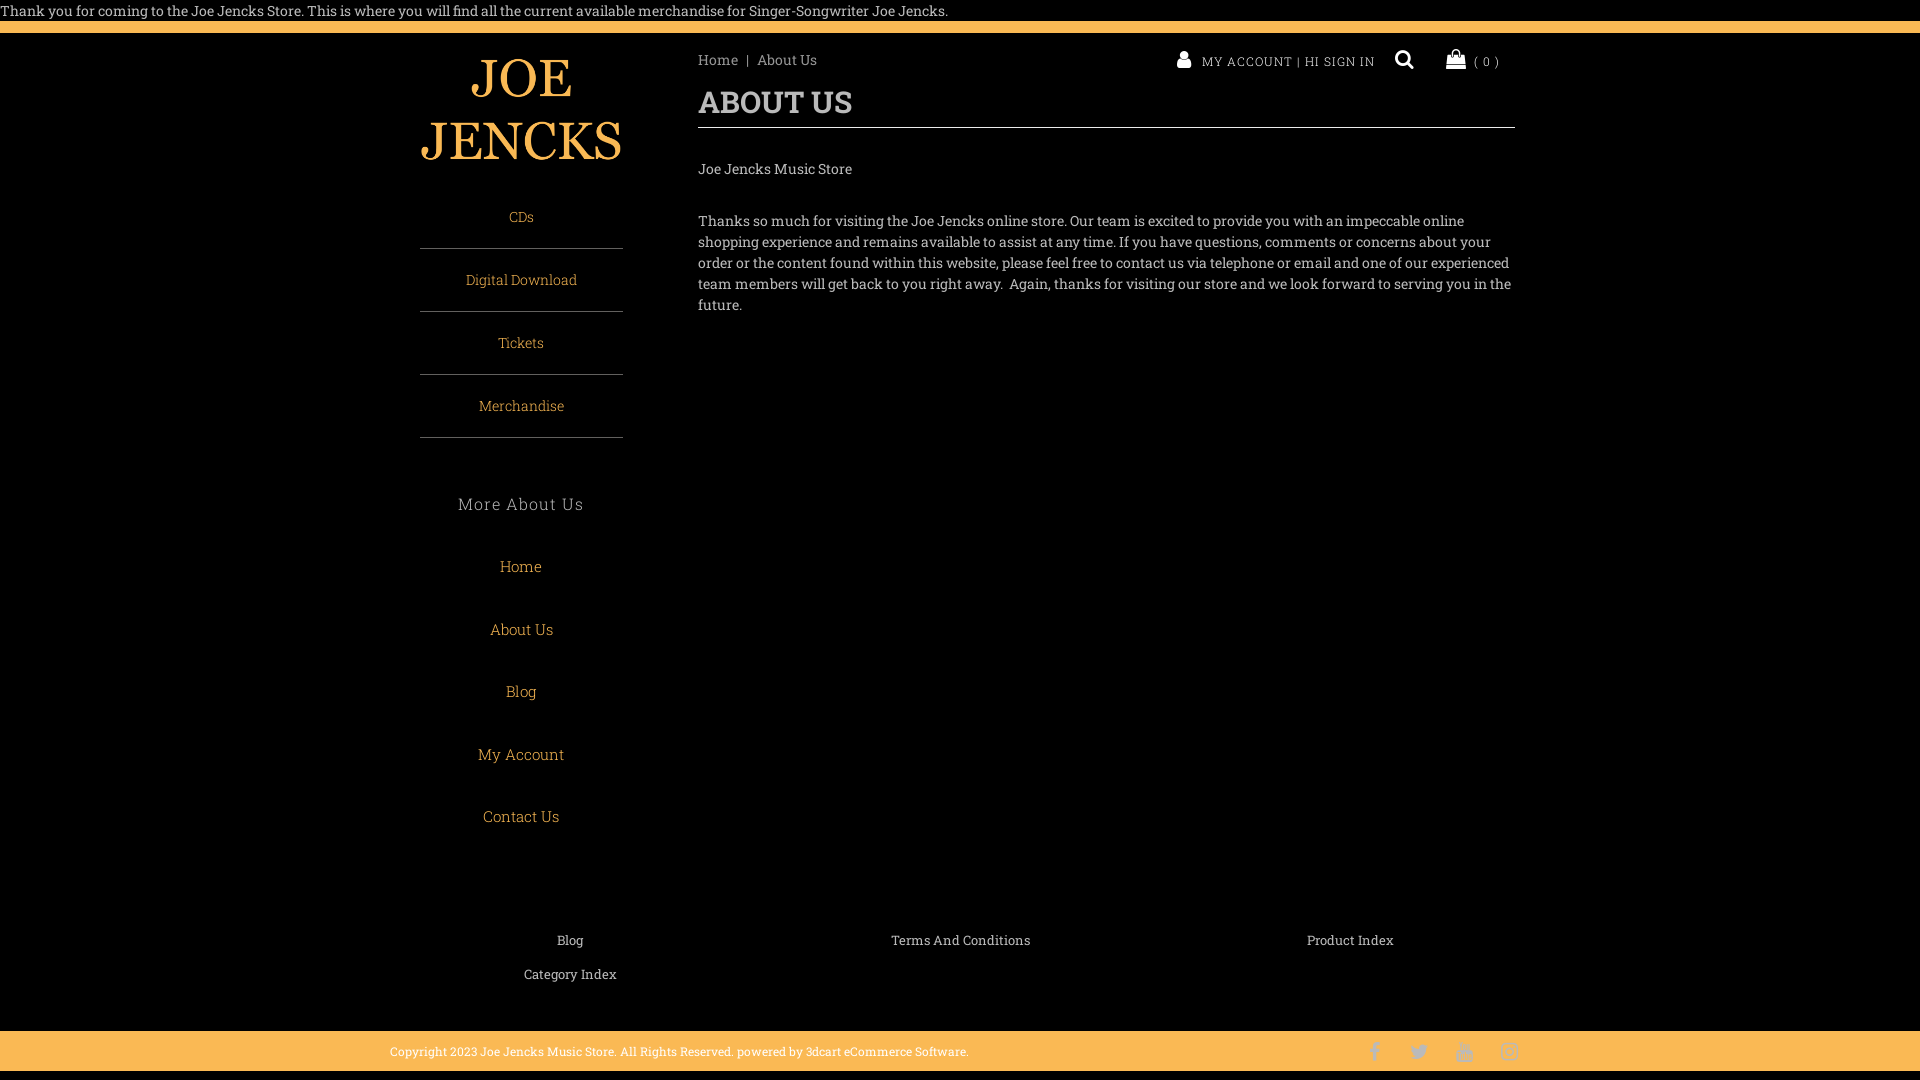 This screenshot has height=1080, width=1920. I want to click on 'Blog', so click(569, 938).